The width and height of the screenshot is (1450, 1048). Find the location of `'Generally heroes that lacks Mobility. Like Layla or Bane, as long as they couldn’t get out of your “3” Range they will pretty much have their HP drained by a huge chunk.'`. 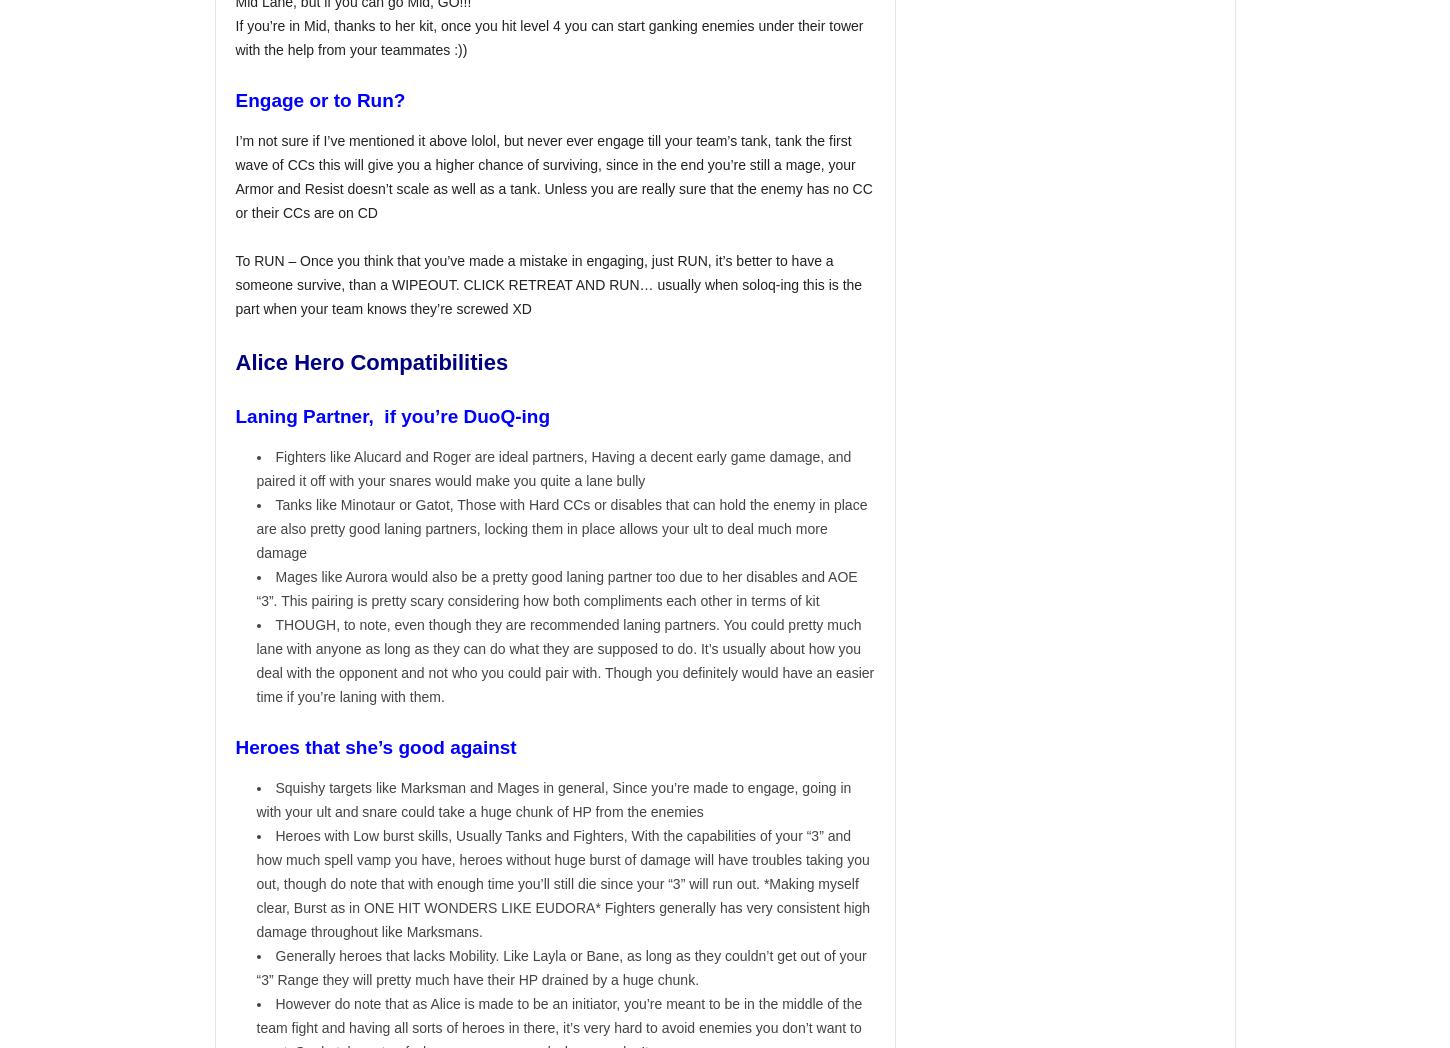

'Generally heroes that lacks Mobility. Like Layla or Bane, as long as they couldn’t get out of your “3” Range they will pretty much have their HP drained by a huge chunk.' is located at coordinates (561, 967).